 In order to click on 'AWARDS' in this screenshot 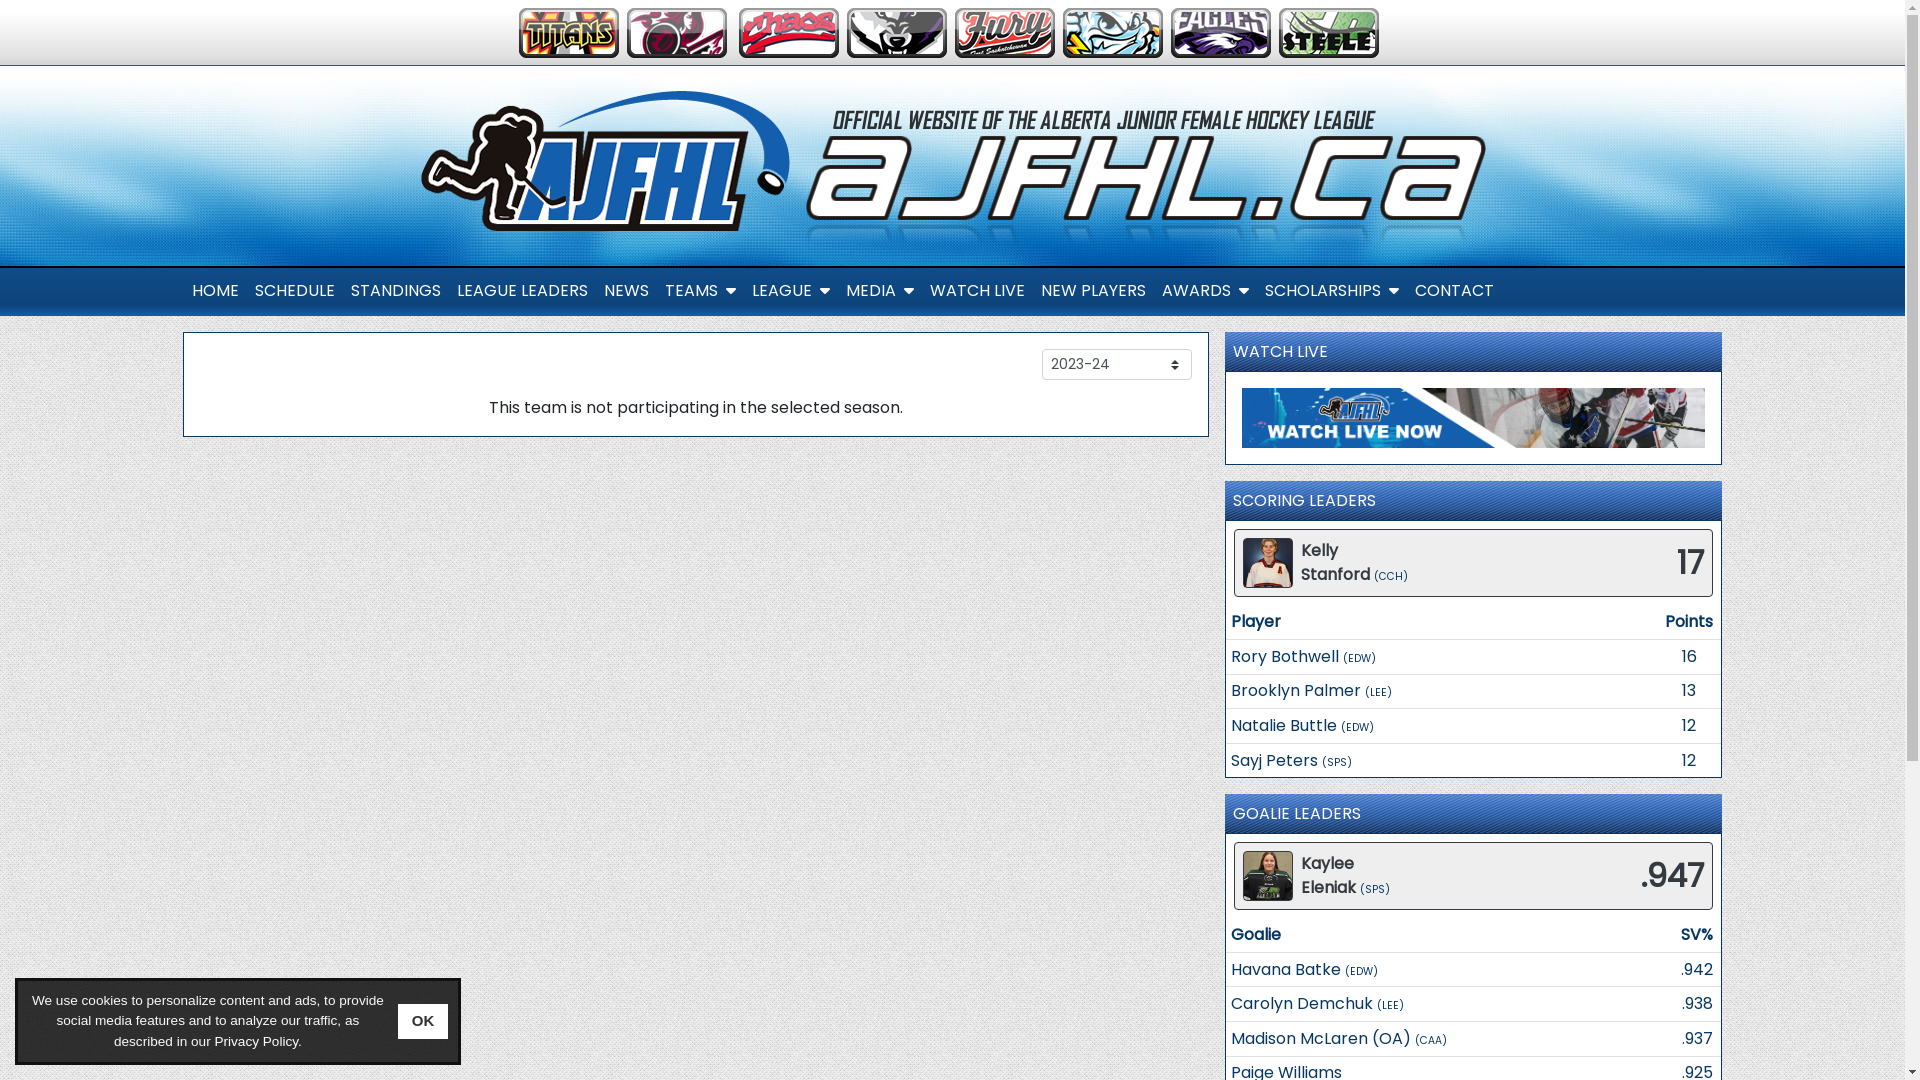, I will do `click(1153, 290)`.